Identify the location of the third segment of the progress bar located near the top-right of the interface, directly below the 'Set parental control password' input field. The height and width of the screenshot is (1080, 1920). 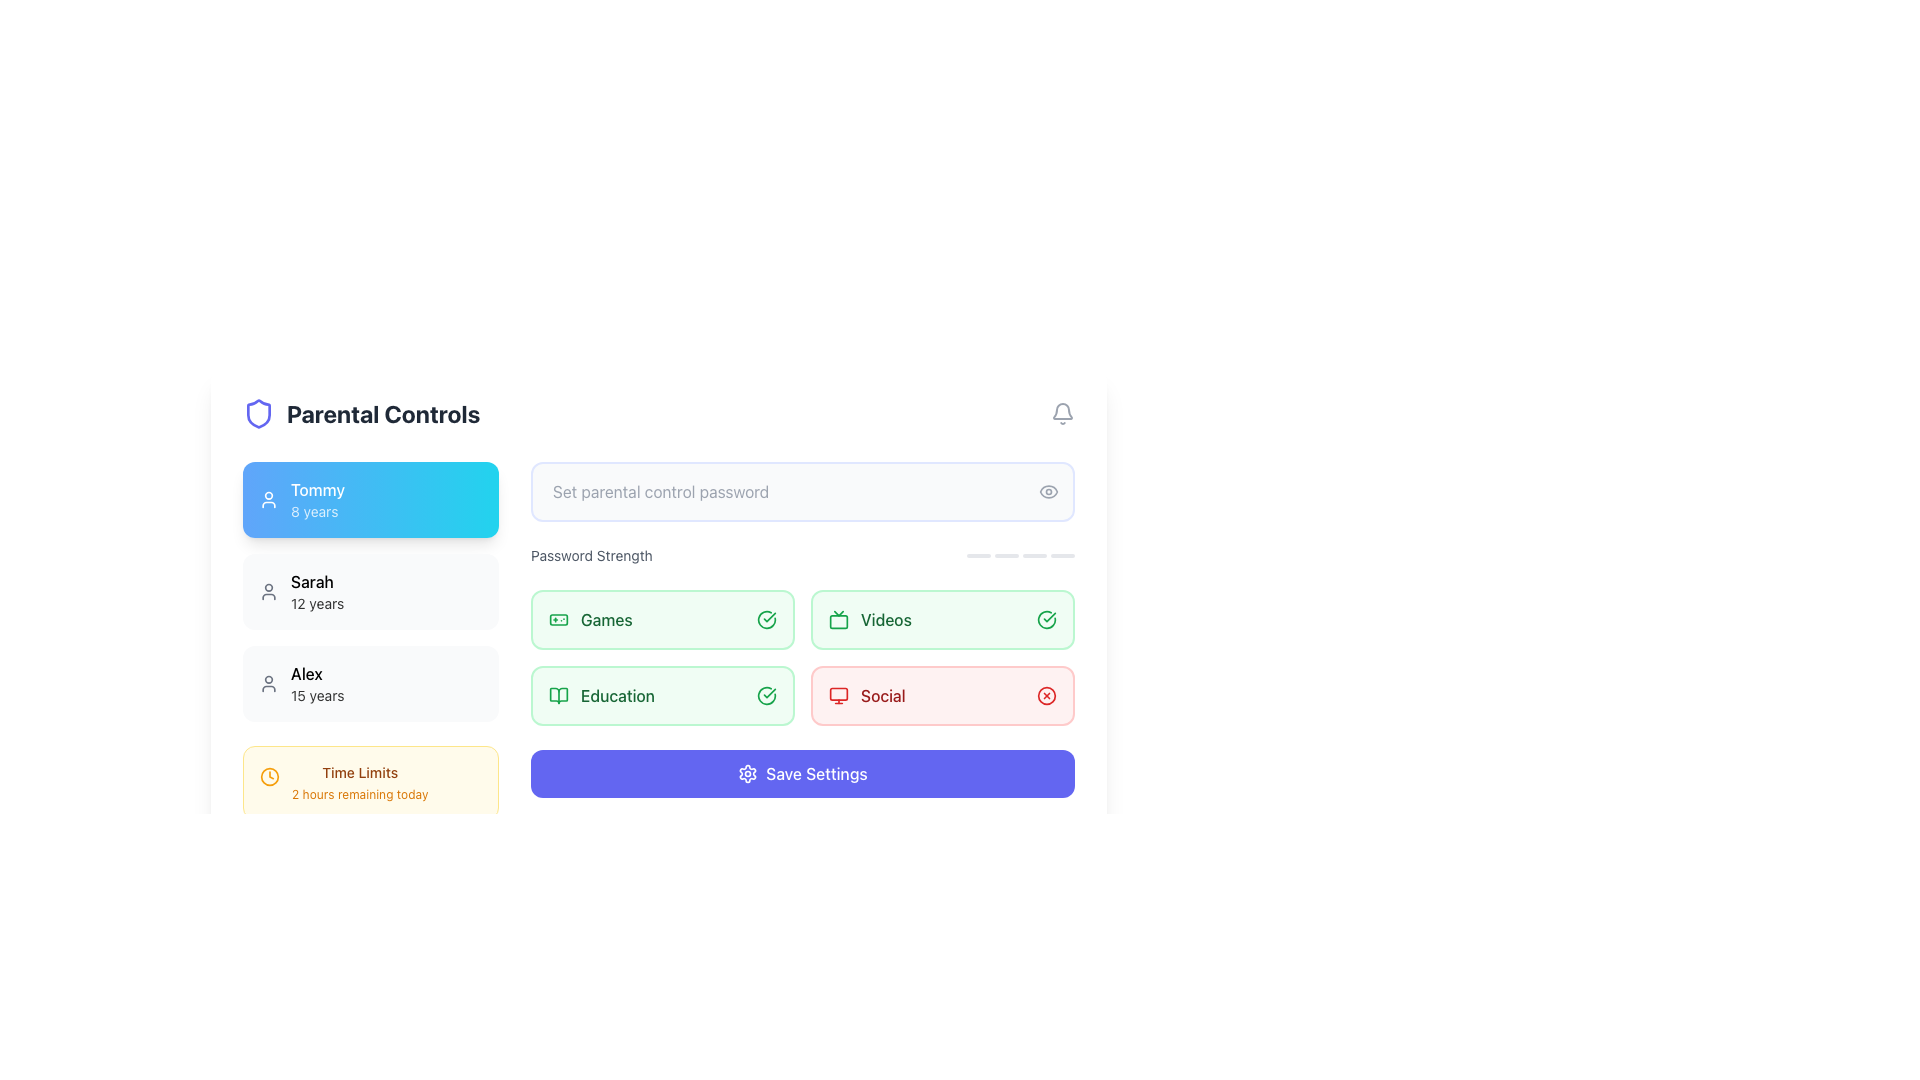
(1035, 555).